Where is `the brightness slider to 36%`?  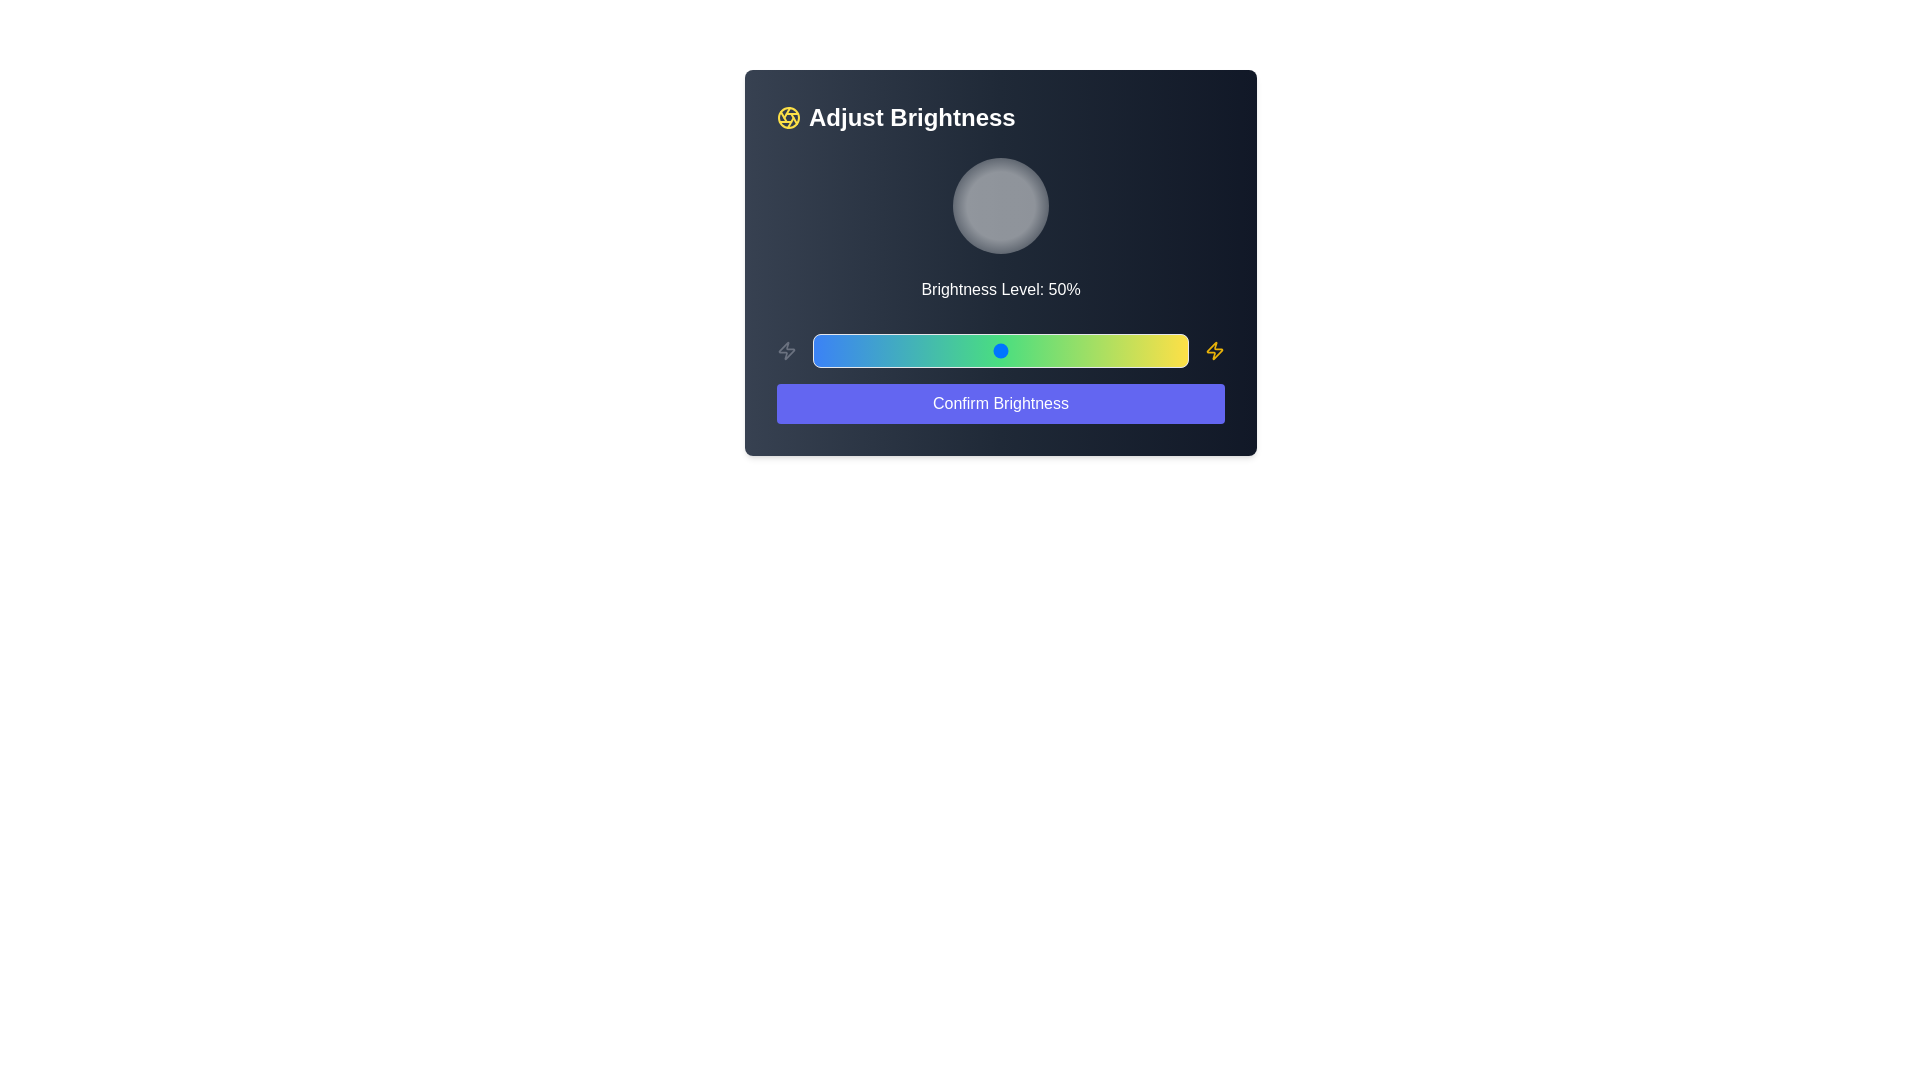 the brightness slider to 36% is located at coordinates (947, 350).